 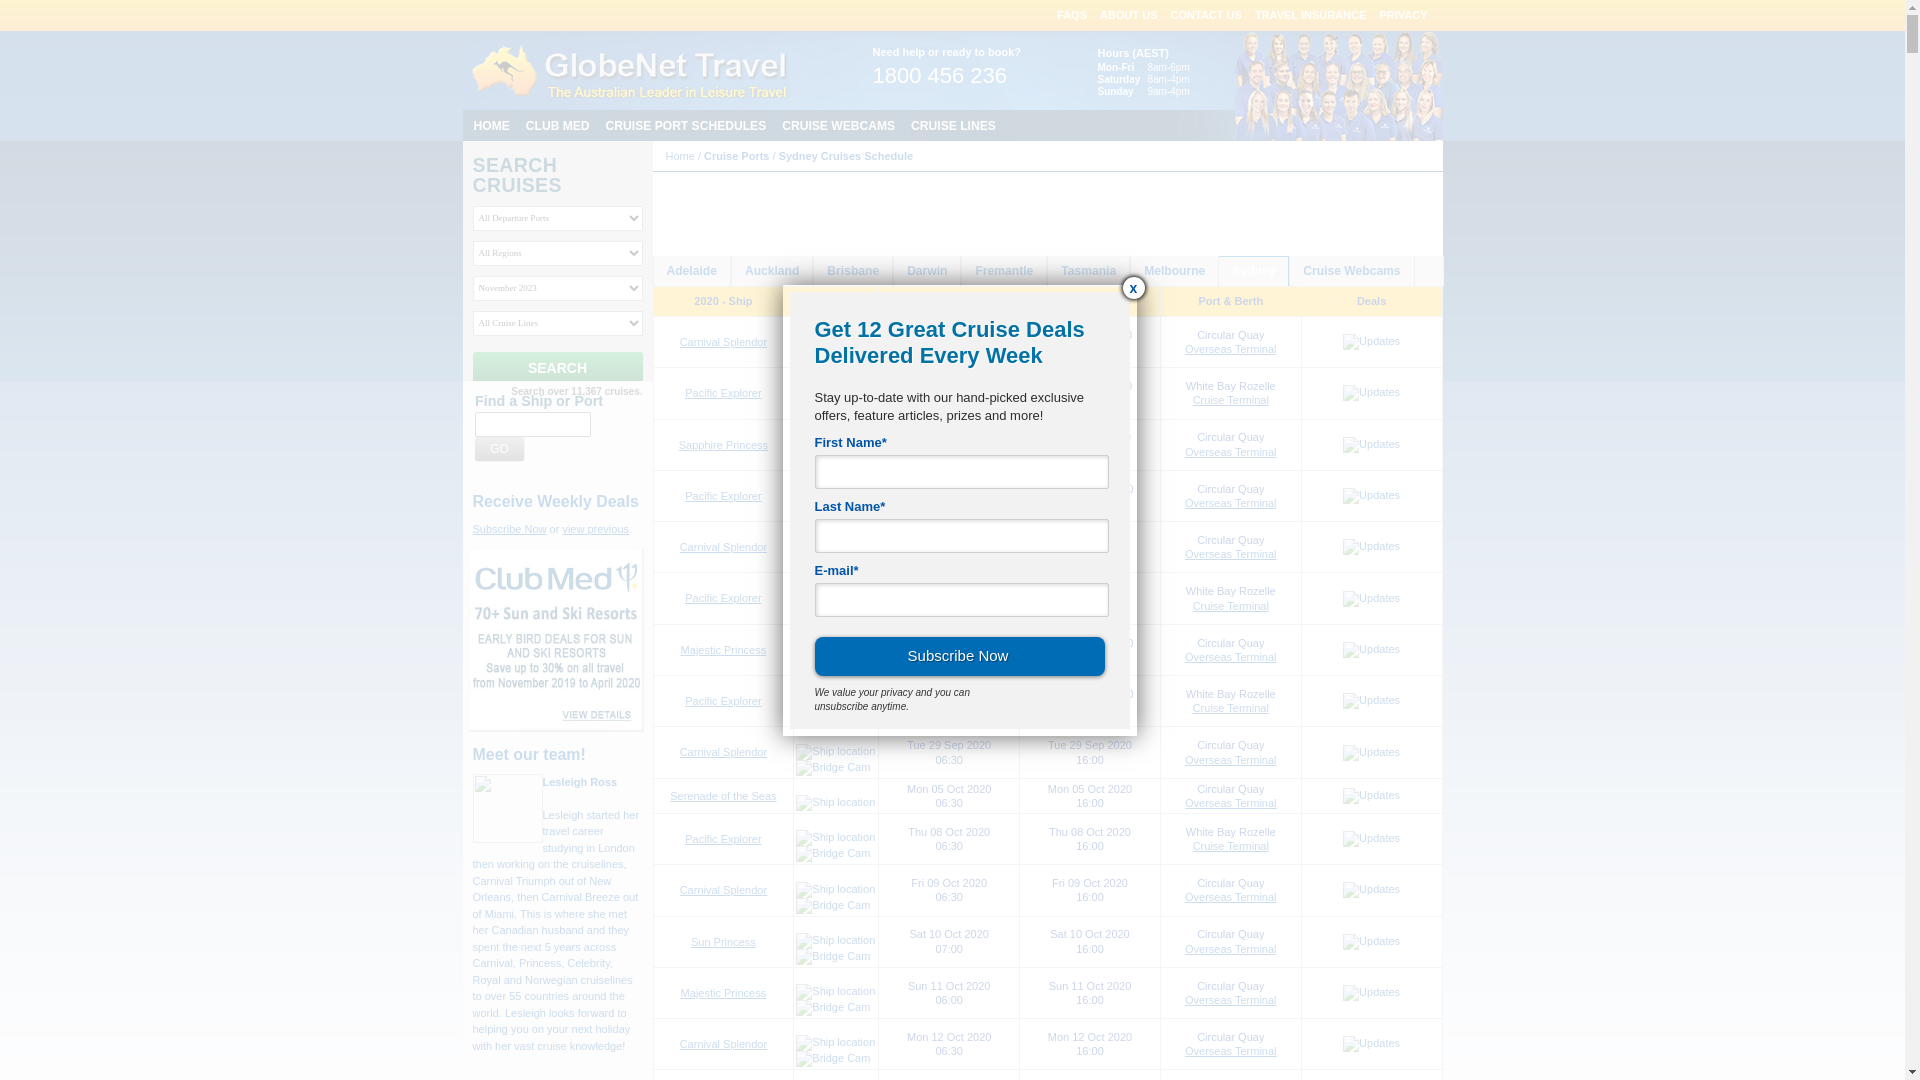 I want to click on 'CRUISE PORT SCHEDULES', so click(x=686, y=125).